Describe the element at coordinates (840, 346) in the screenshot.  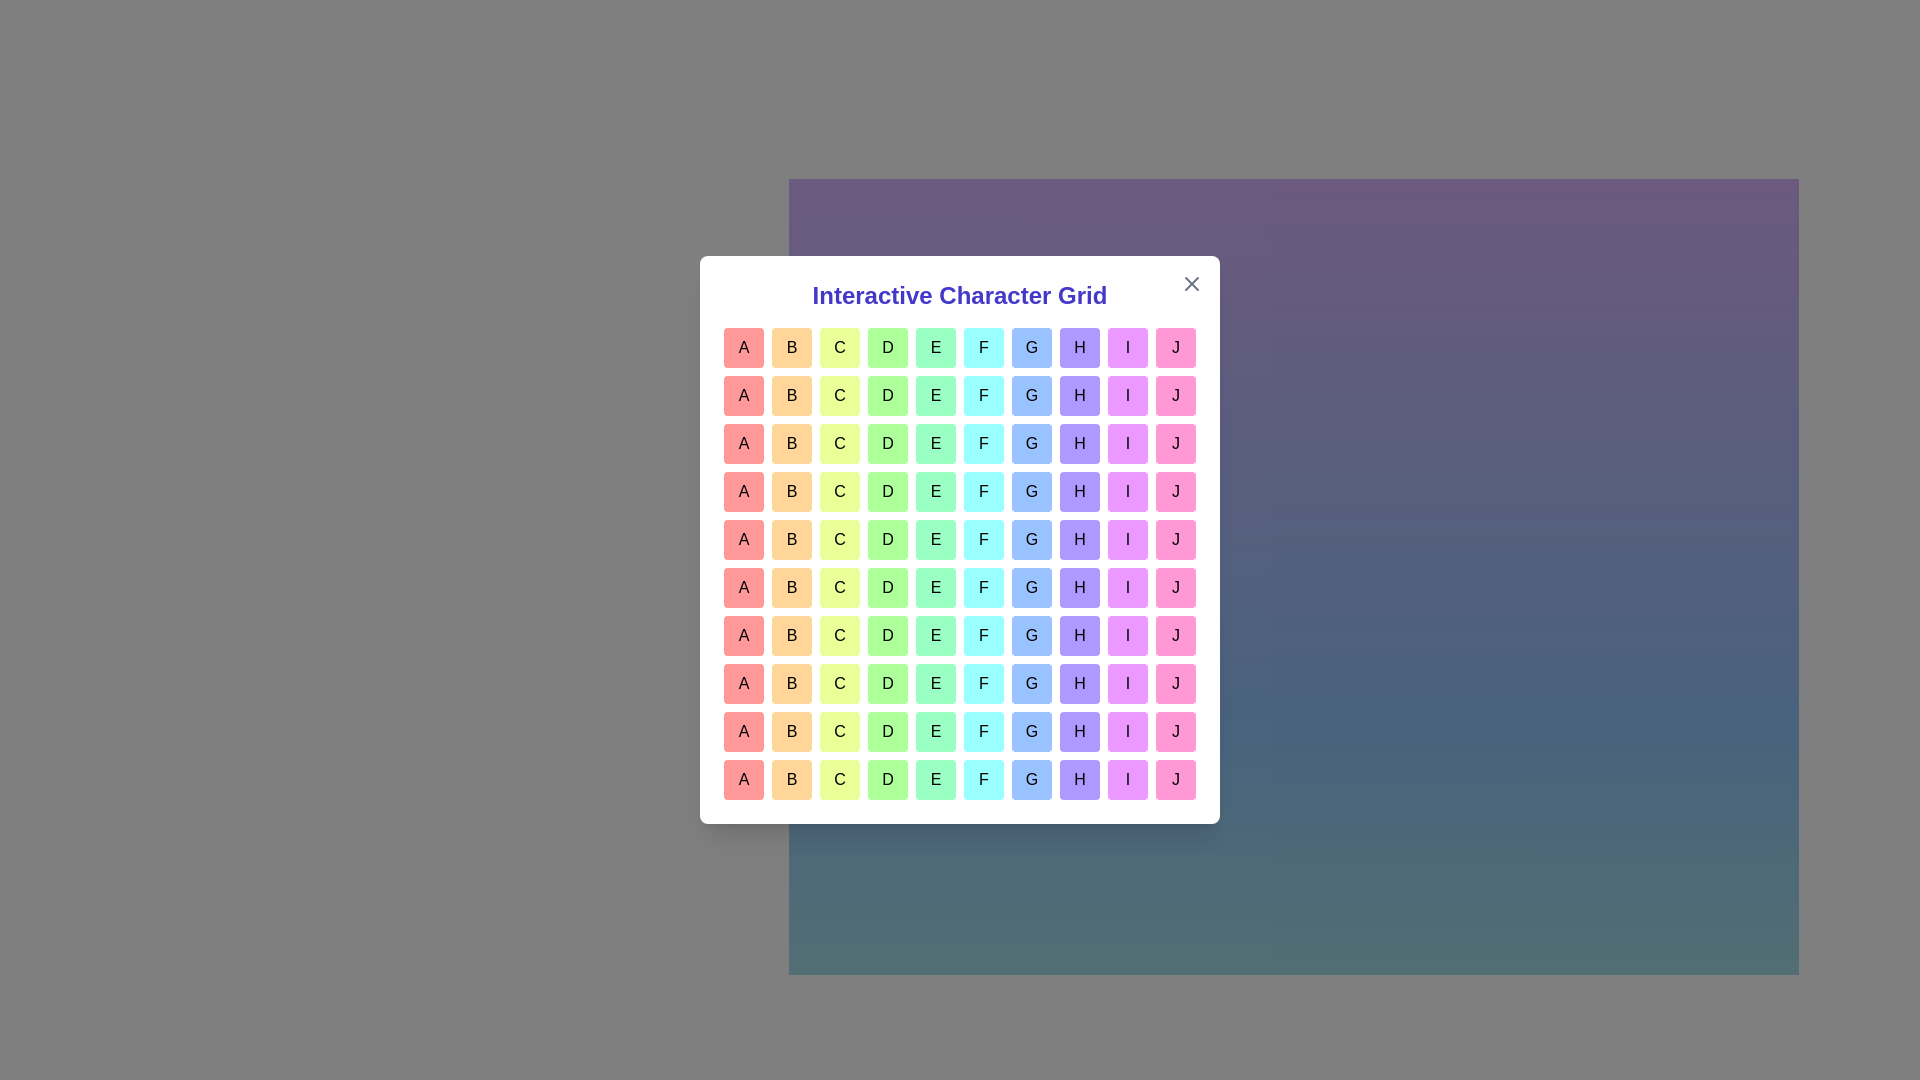
I see `the grid cell labeled C` at that location.